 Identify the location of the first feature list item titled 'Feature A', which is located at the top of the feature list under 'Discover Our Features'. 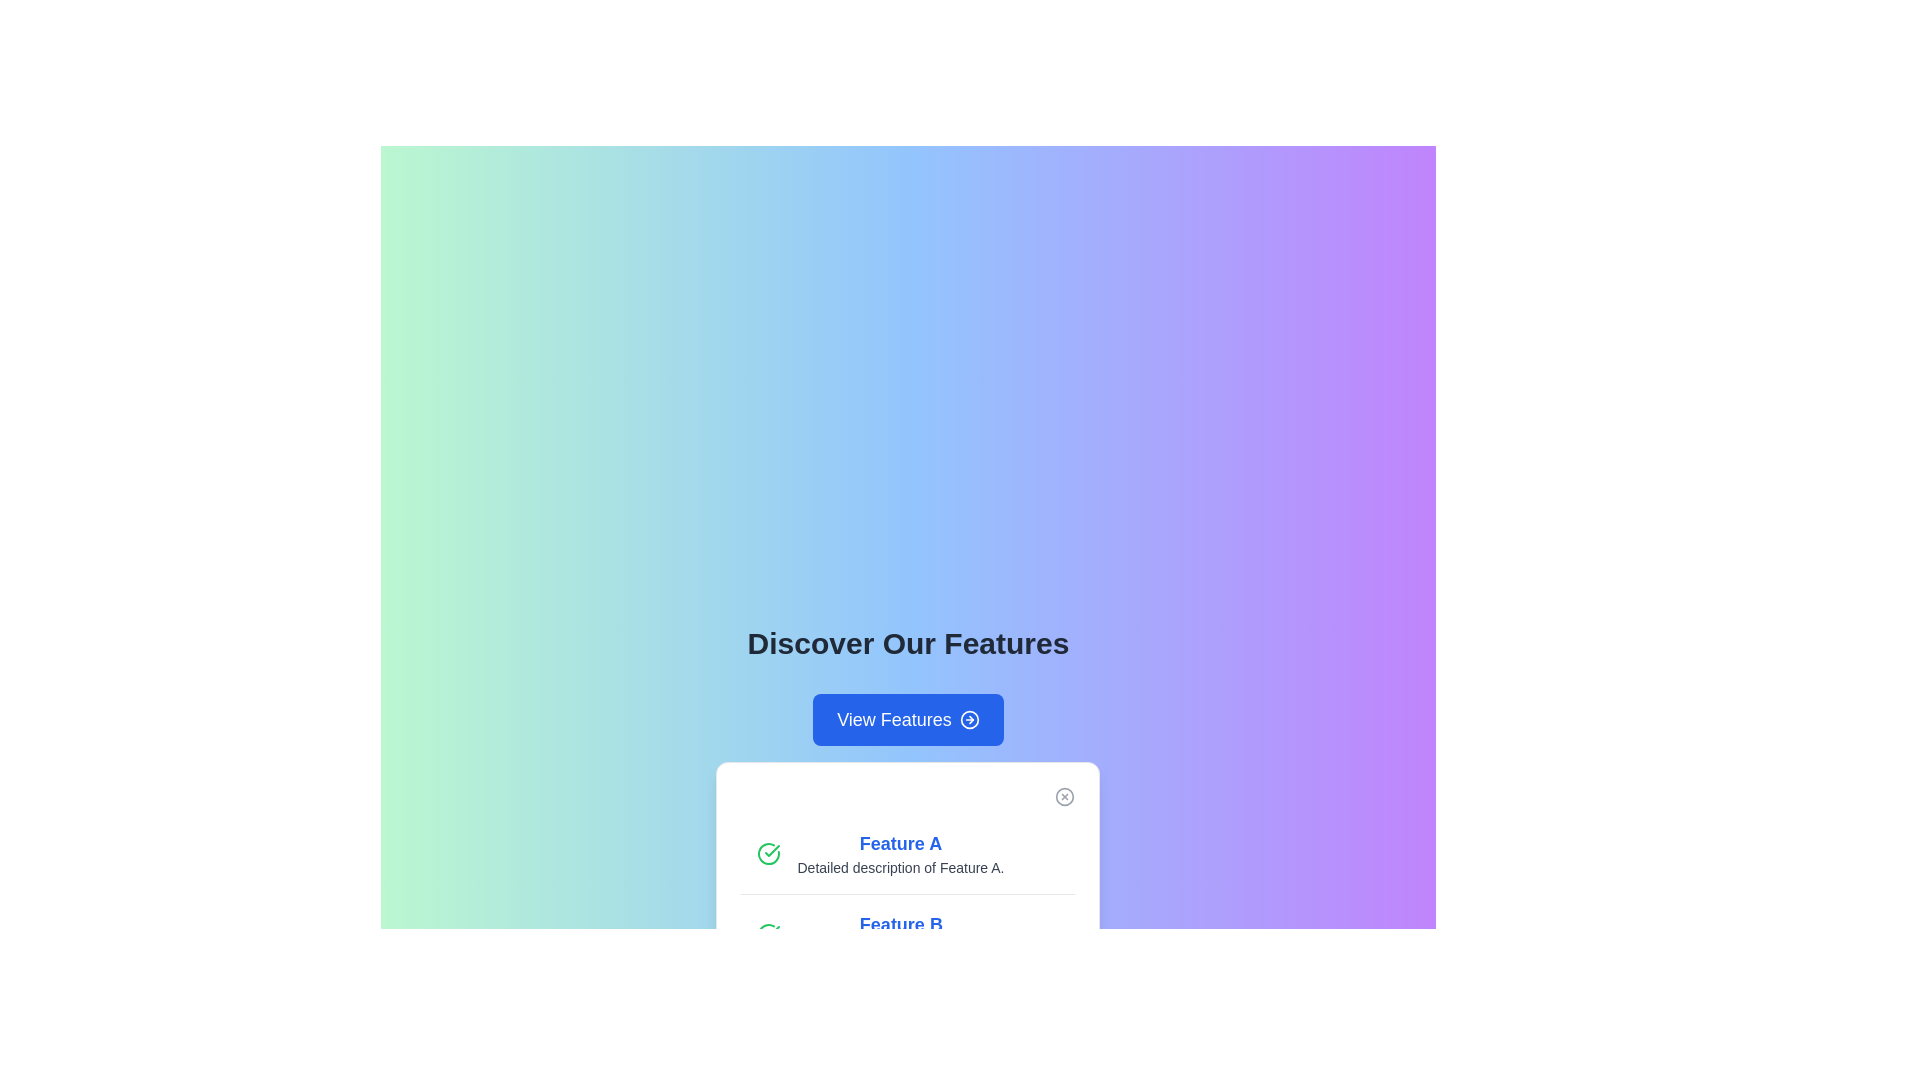
(907, 854).